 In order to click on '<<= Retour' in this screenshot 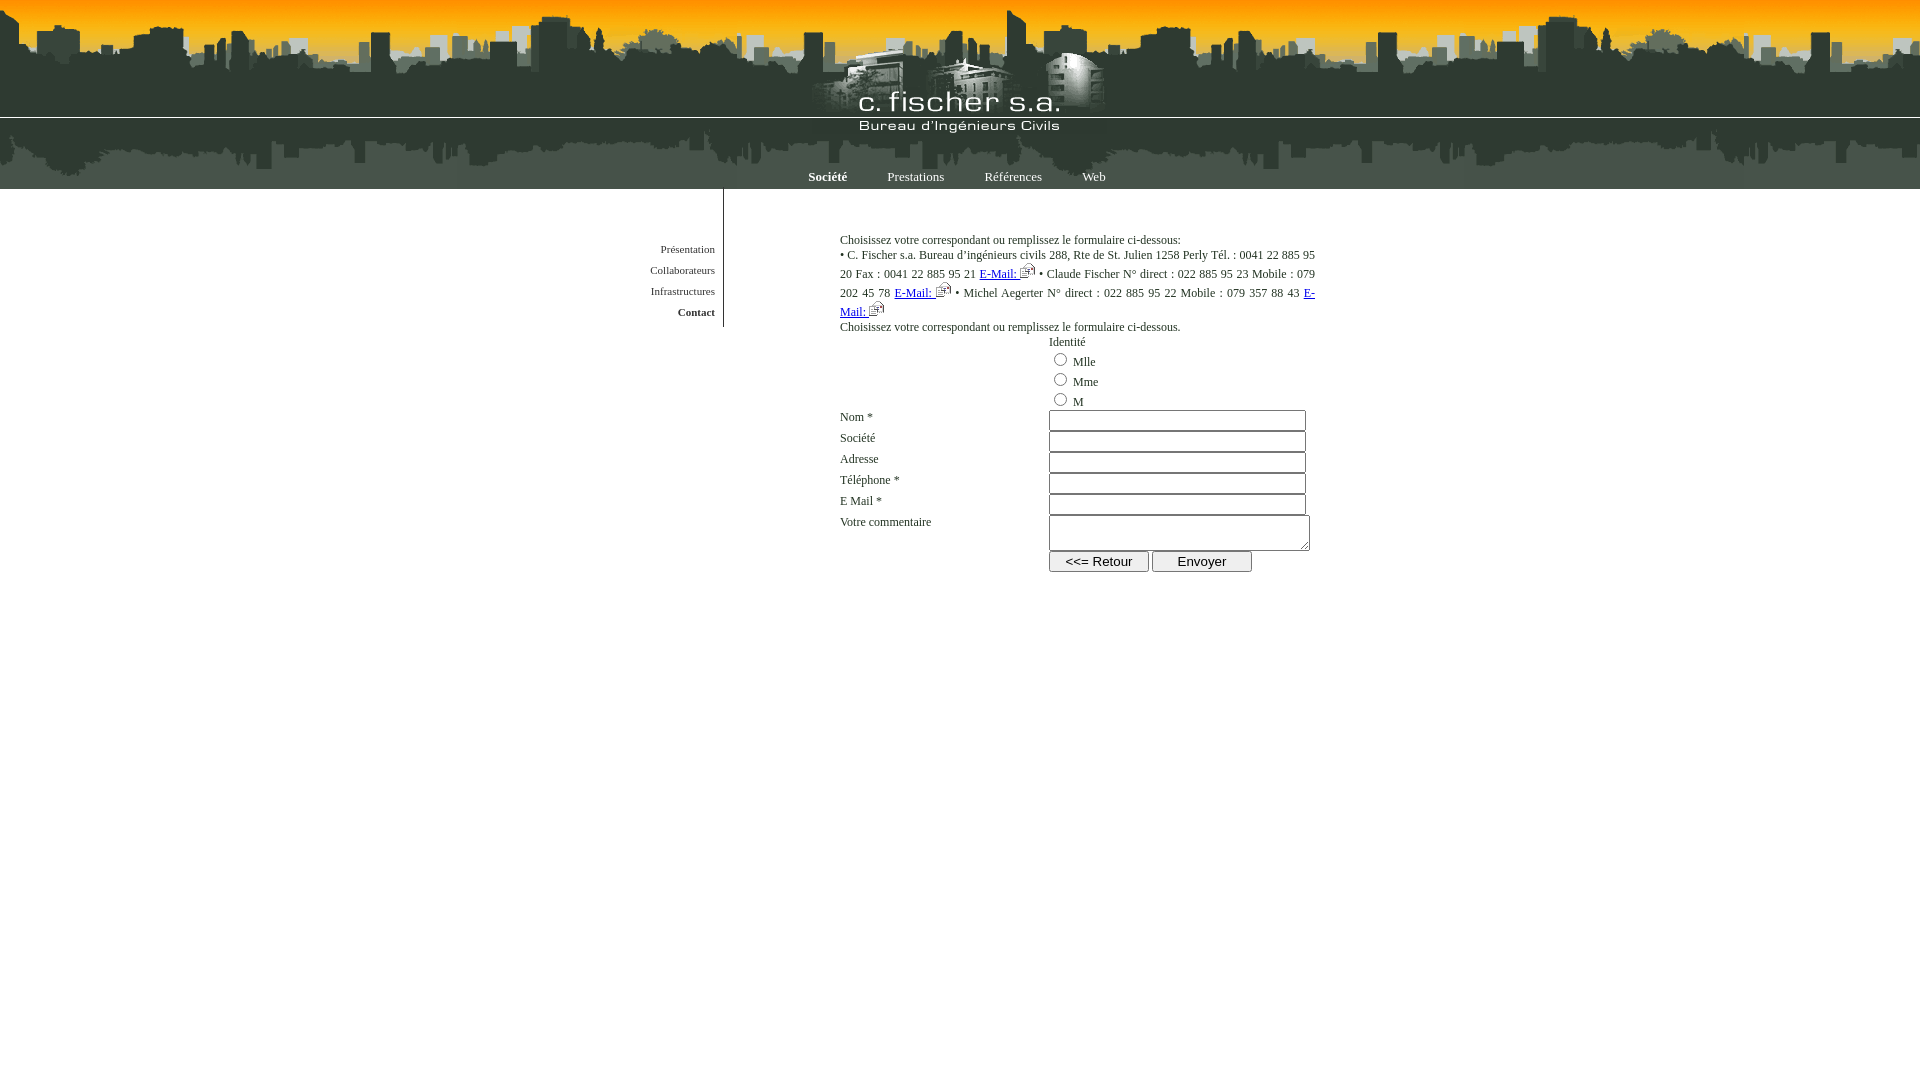, I will do `click(1098, 561)`.